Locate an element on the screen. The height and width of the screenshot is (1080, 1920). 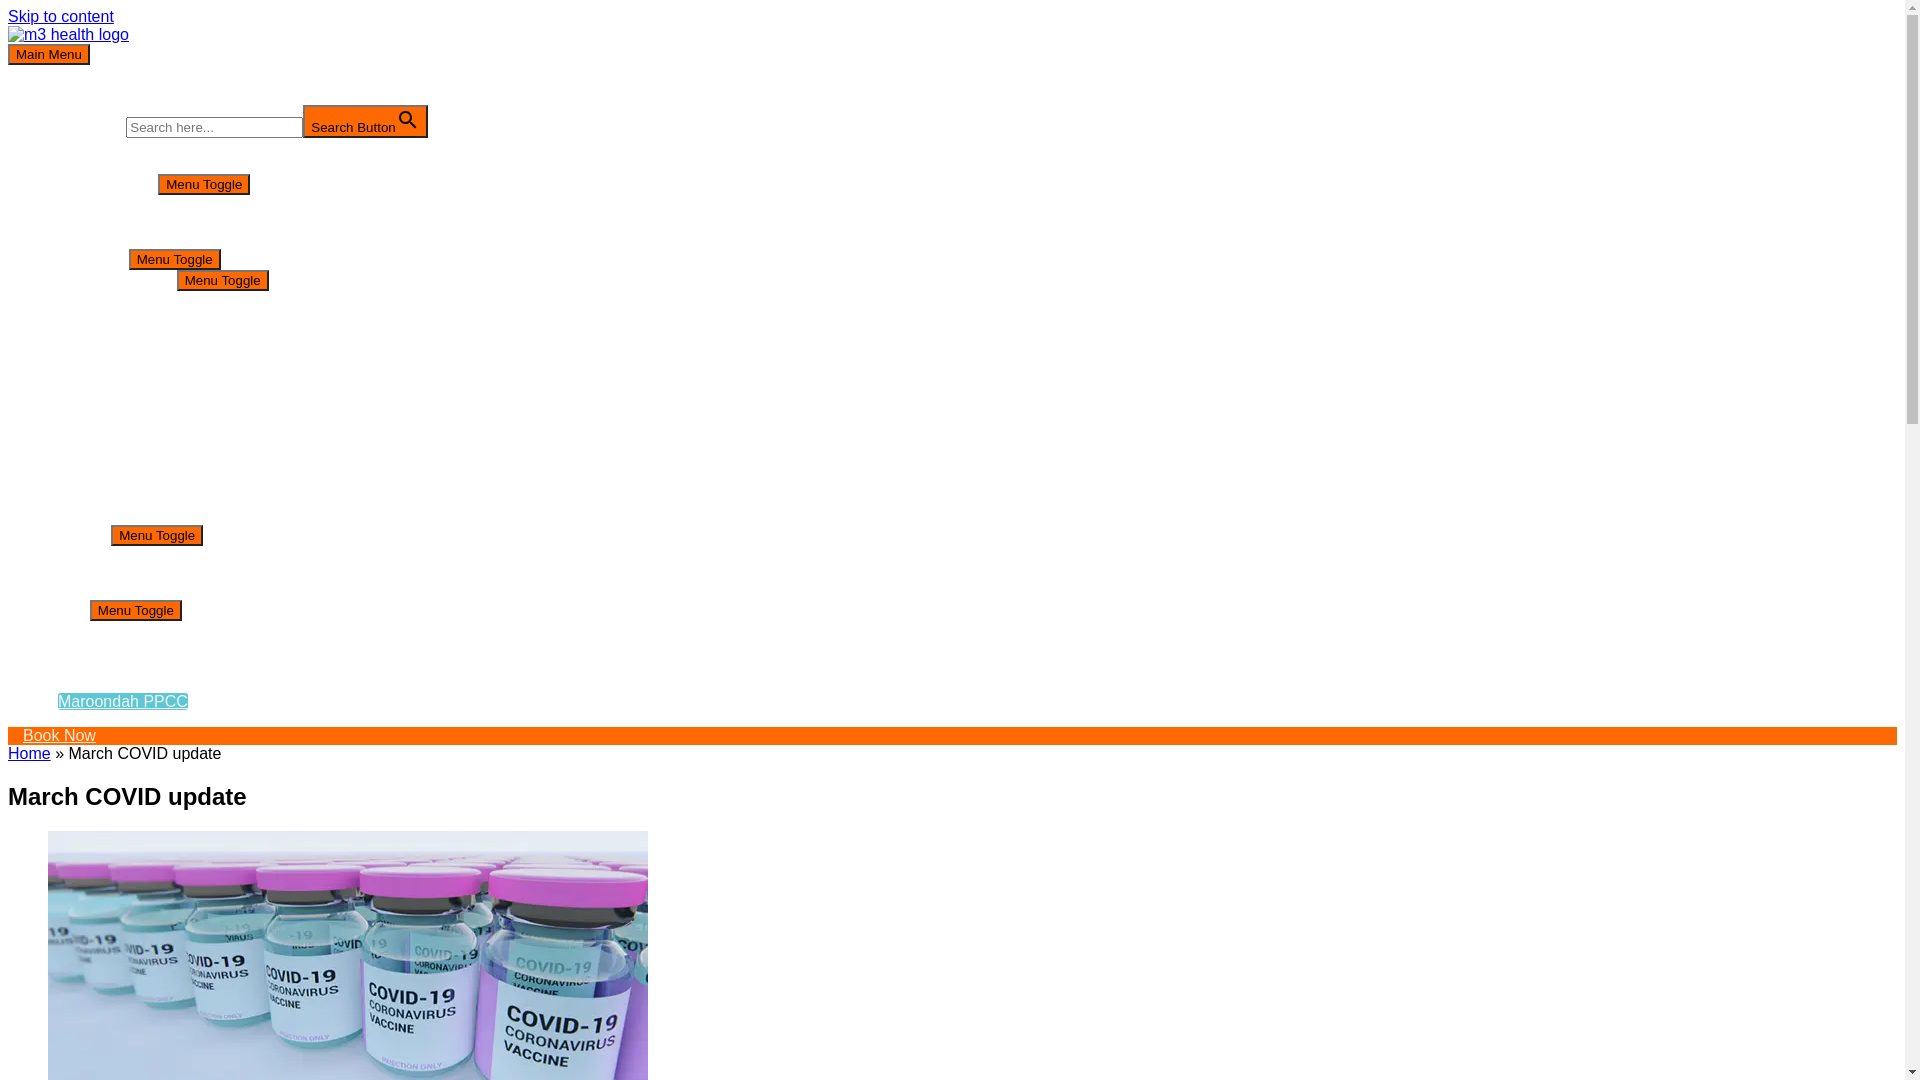
'HOME' is located at coordinates (72, 145).